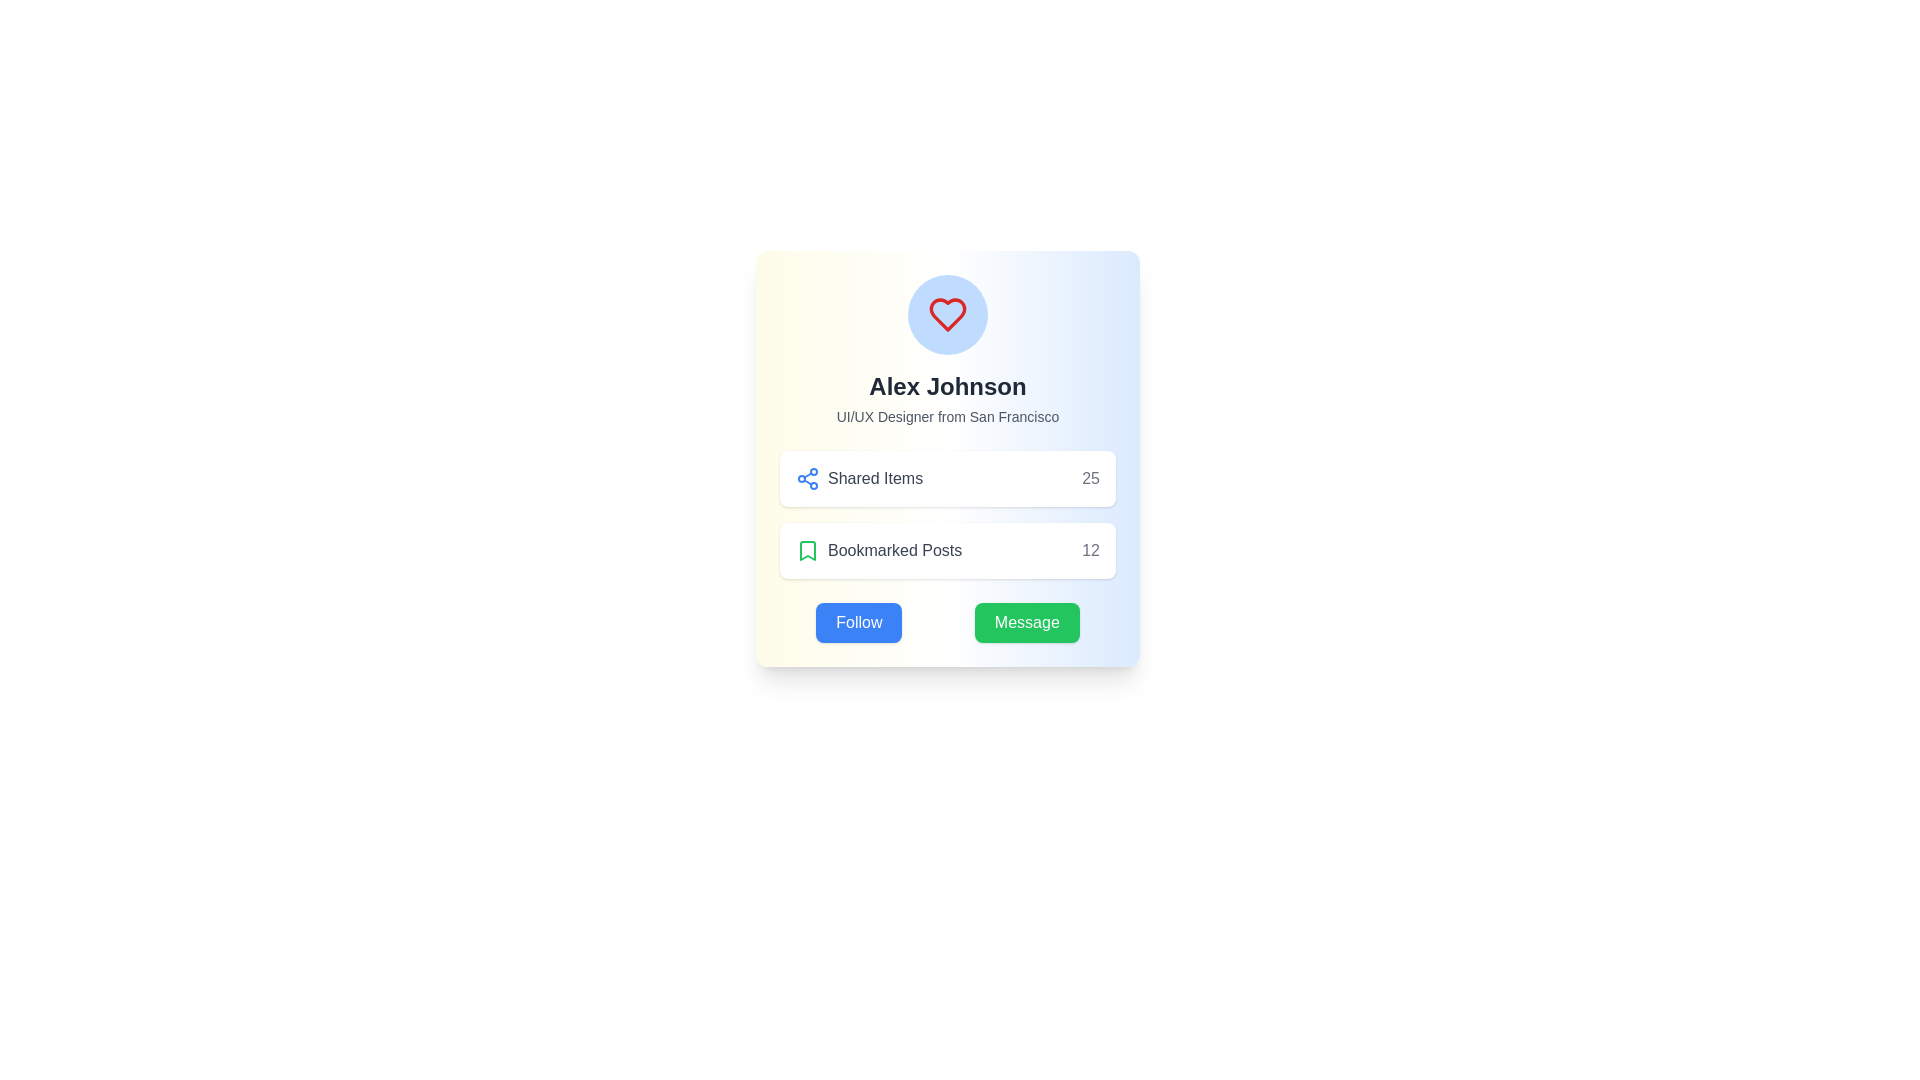 This screenshot has width=1920, height=1080. I want to click on the static text display showing the number '25' in gray color, located in the 'Shared Items' section on the far right of the upper card interface, so click(1090, 478).